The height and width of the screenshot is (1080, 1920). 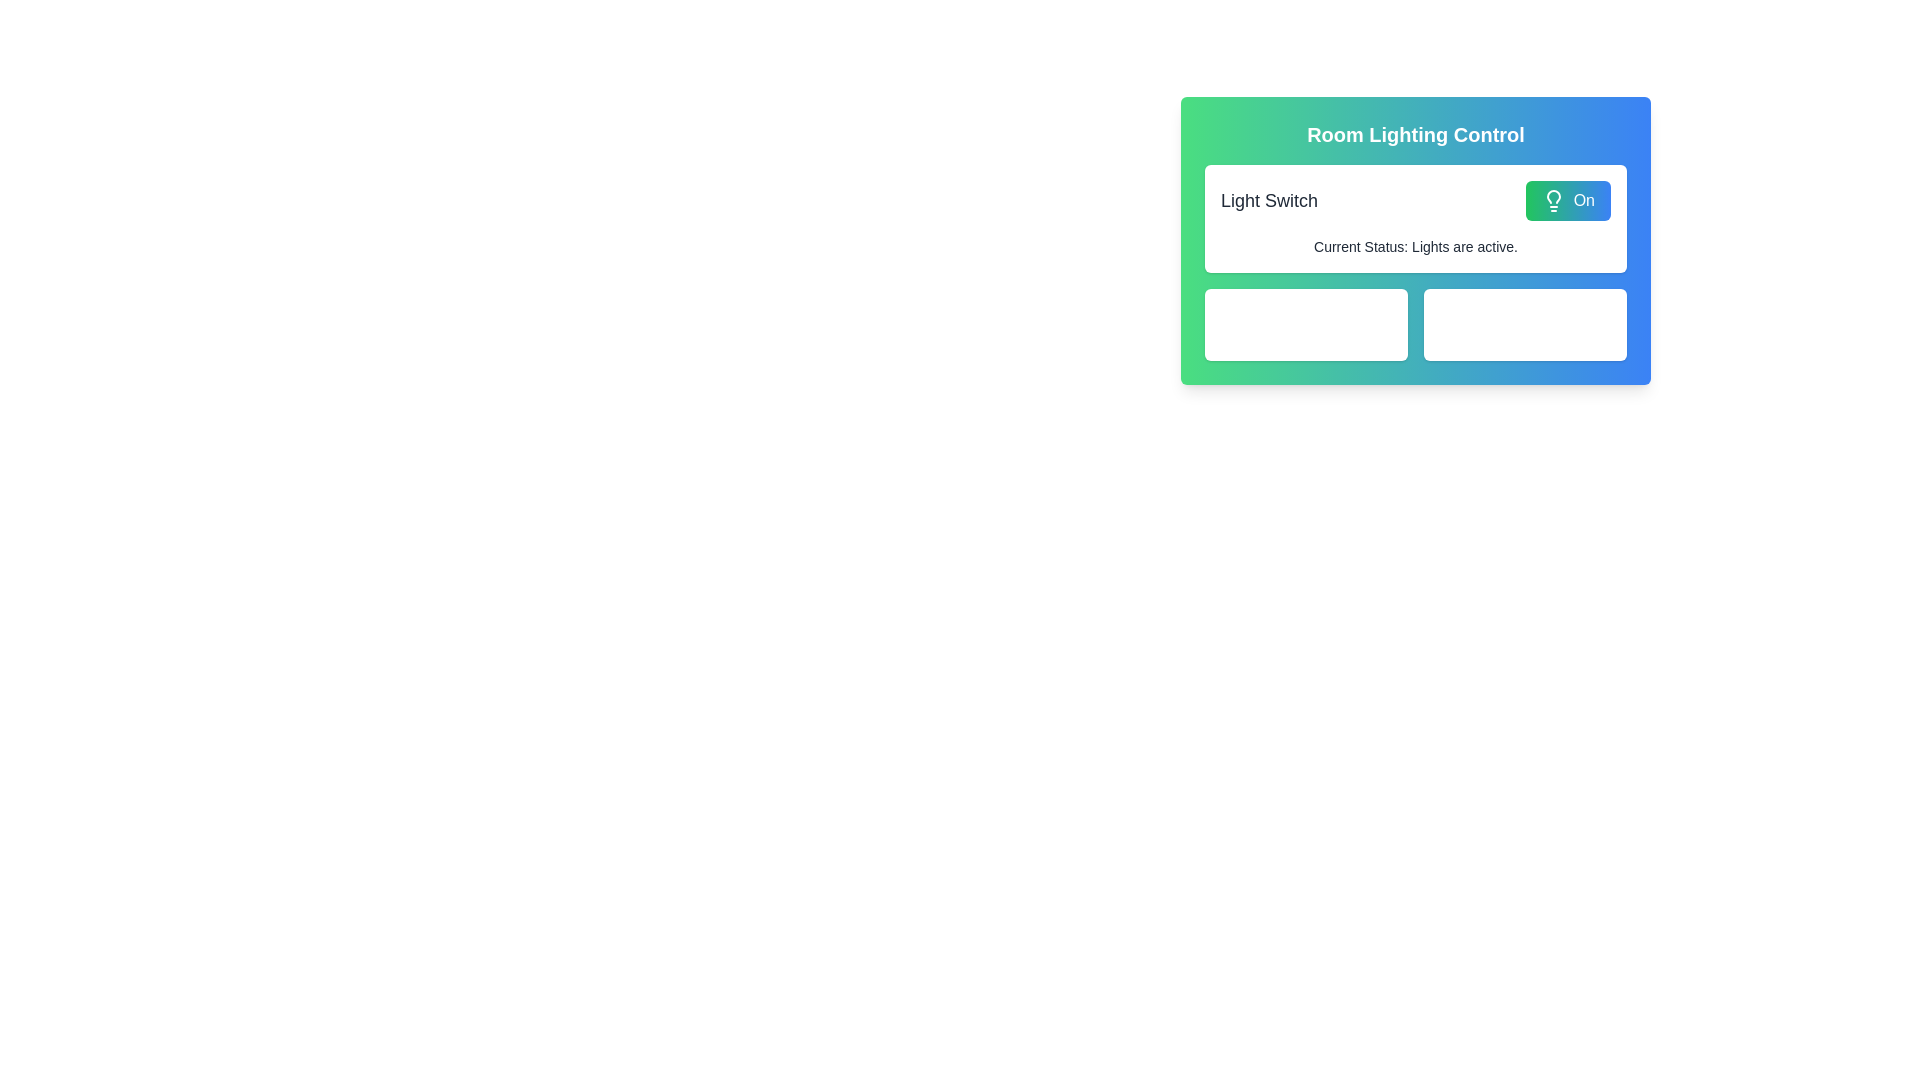 I want to click on the text label that identifies the purpose of the nearby 'On' button for the Room Lighting Control panel, so click(x=1268, y=200).